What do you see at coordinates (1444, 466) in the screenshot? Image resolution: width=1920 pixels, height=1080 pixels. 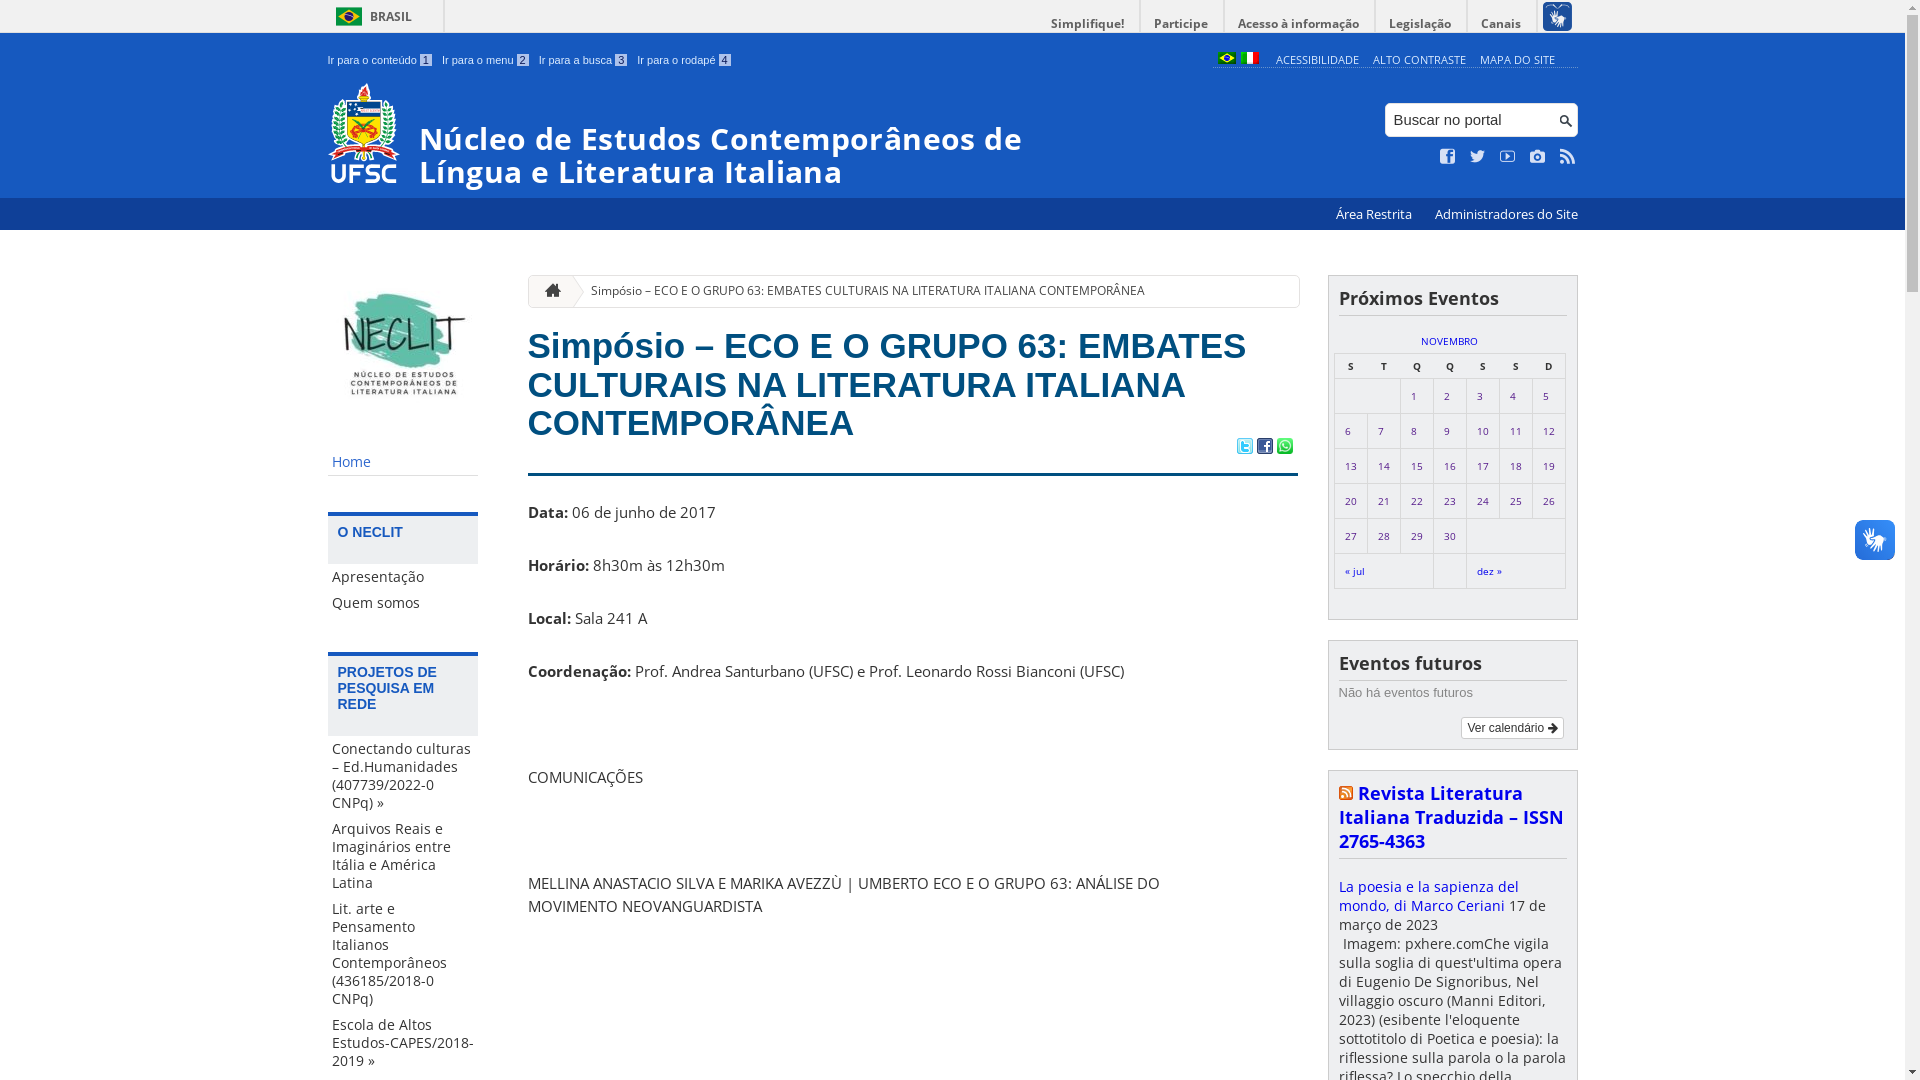 I see `'16'` at bounding box center [1444, 466].